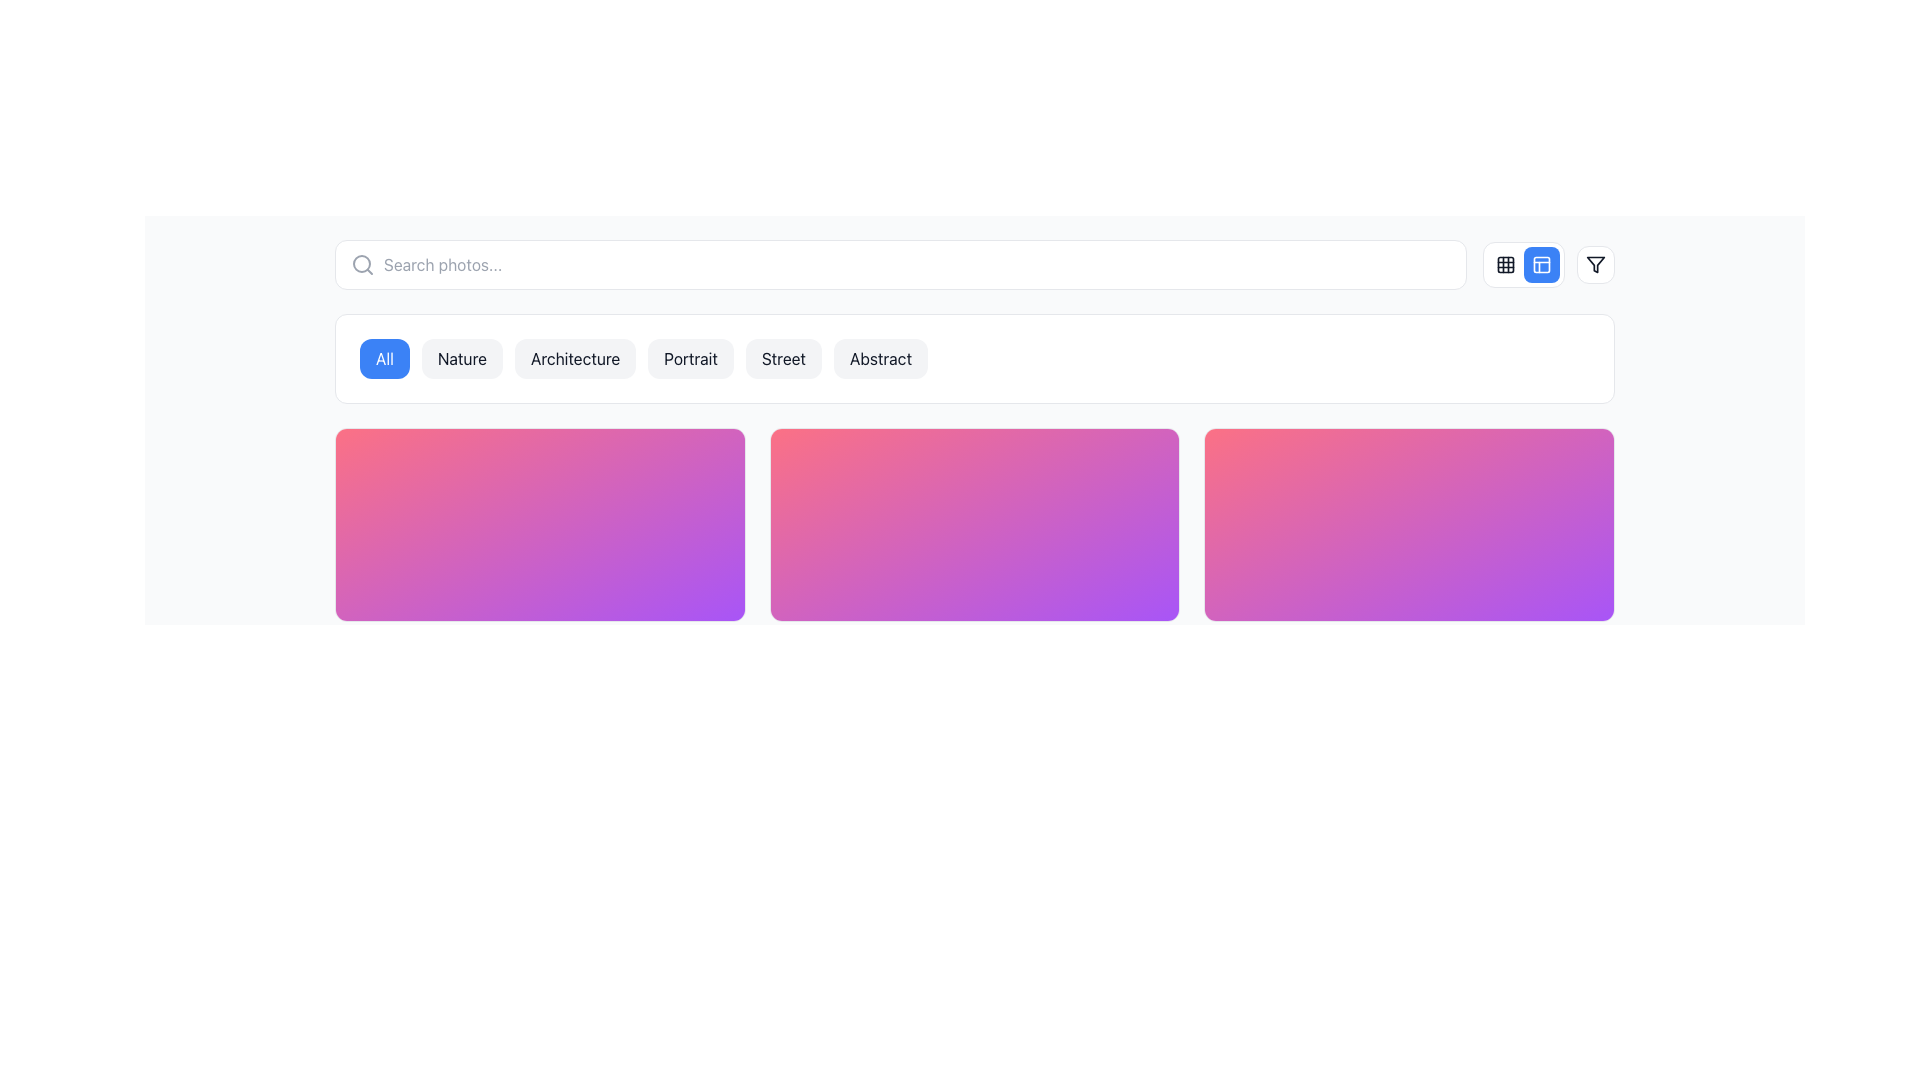 This screenshot has width=1920, height=1080. I want to click on the 'Portrait' filter button, which is the fourth button from the left in a row of six buttons, located centrally beneath a search bar and above three image placeholders, to trigger a visual change, so click(691, 357).